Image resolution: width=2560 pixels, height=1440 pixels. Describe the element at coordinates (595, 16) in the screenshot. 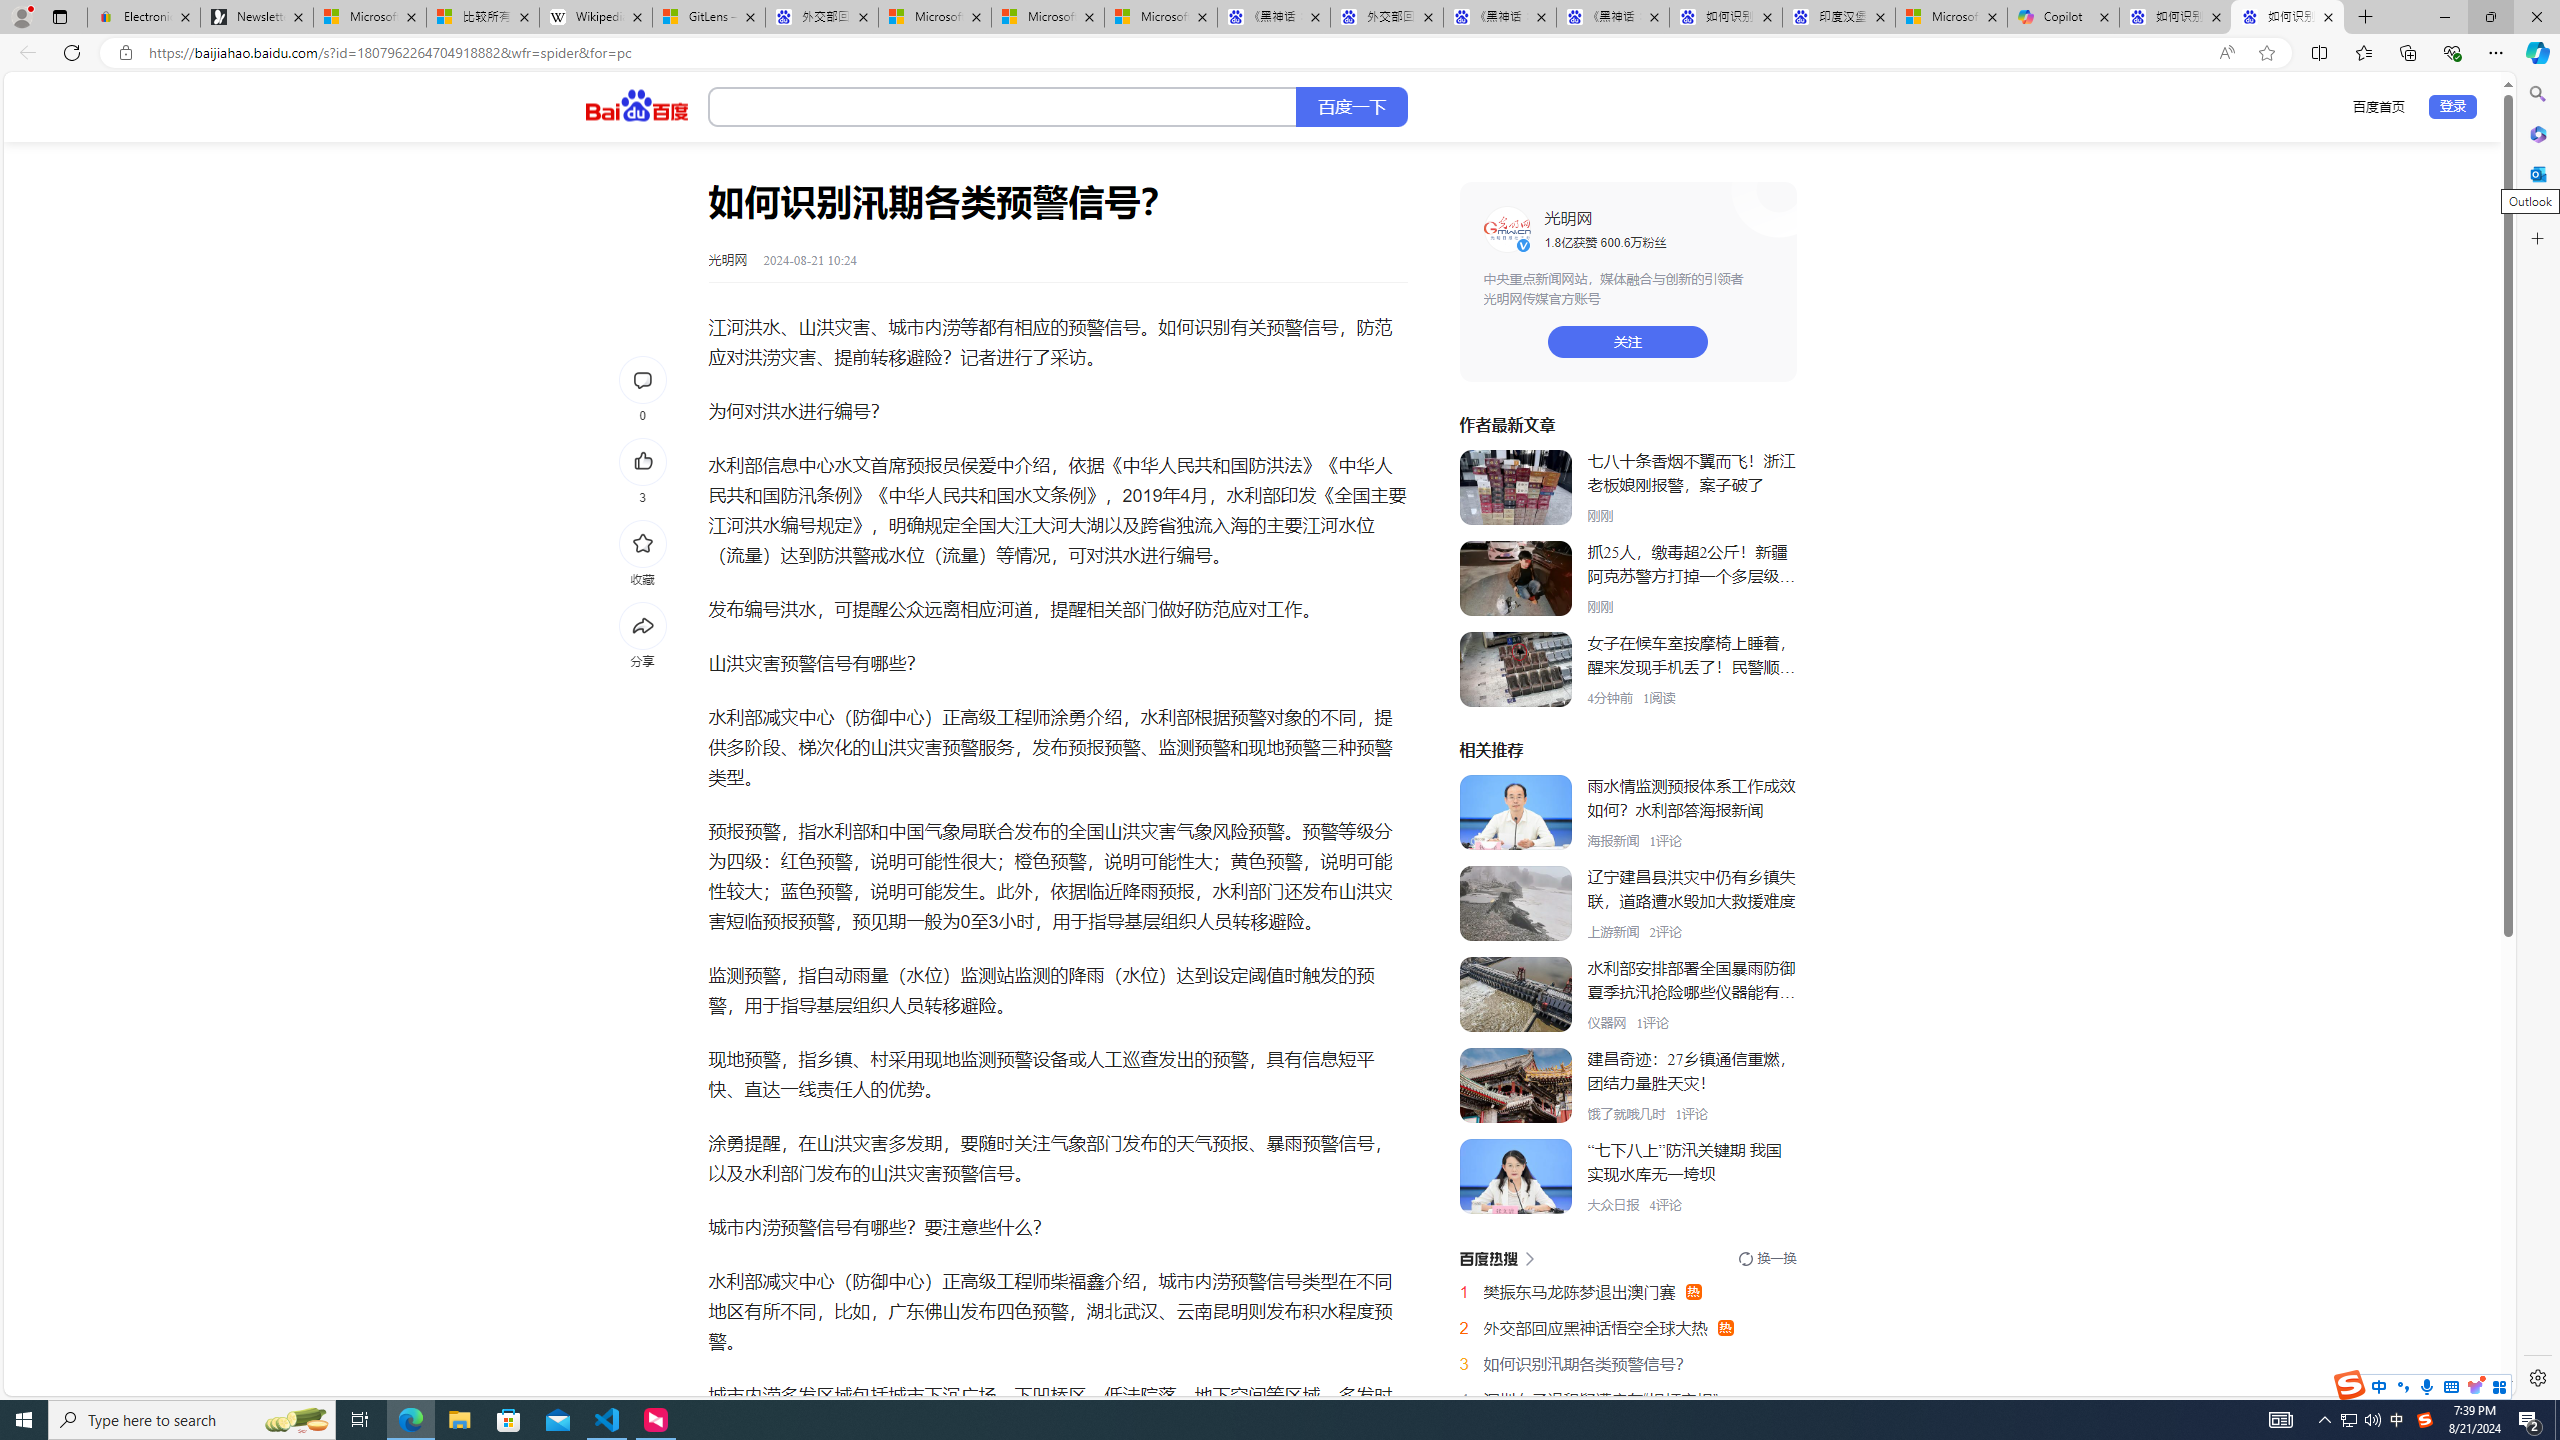

I see `'Wikipedia'` at that location.